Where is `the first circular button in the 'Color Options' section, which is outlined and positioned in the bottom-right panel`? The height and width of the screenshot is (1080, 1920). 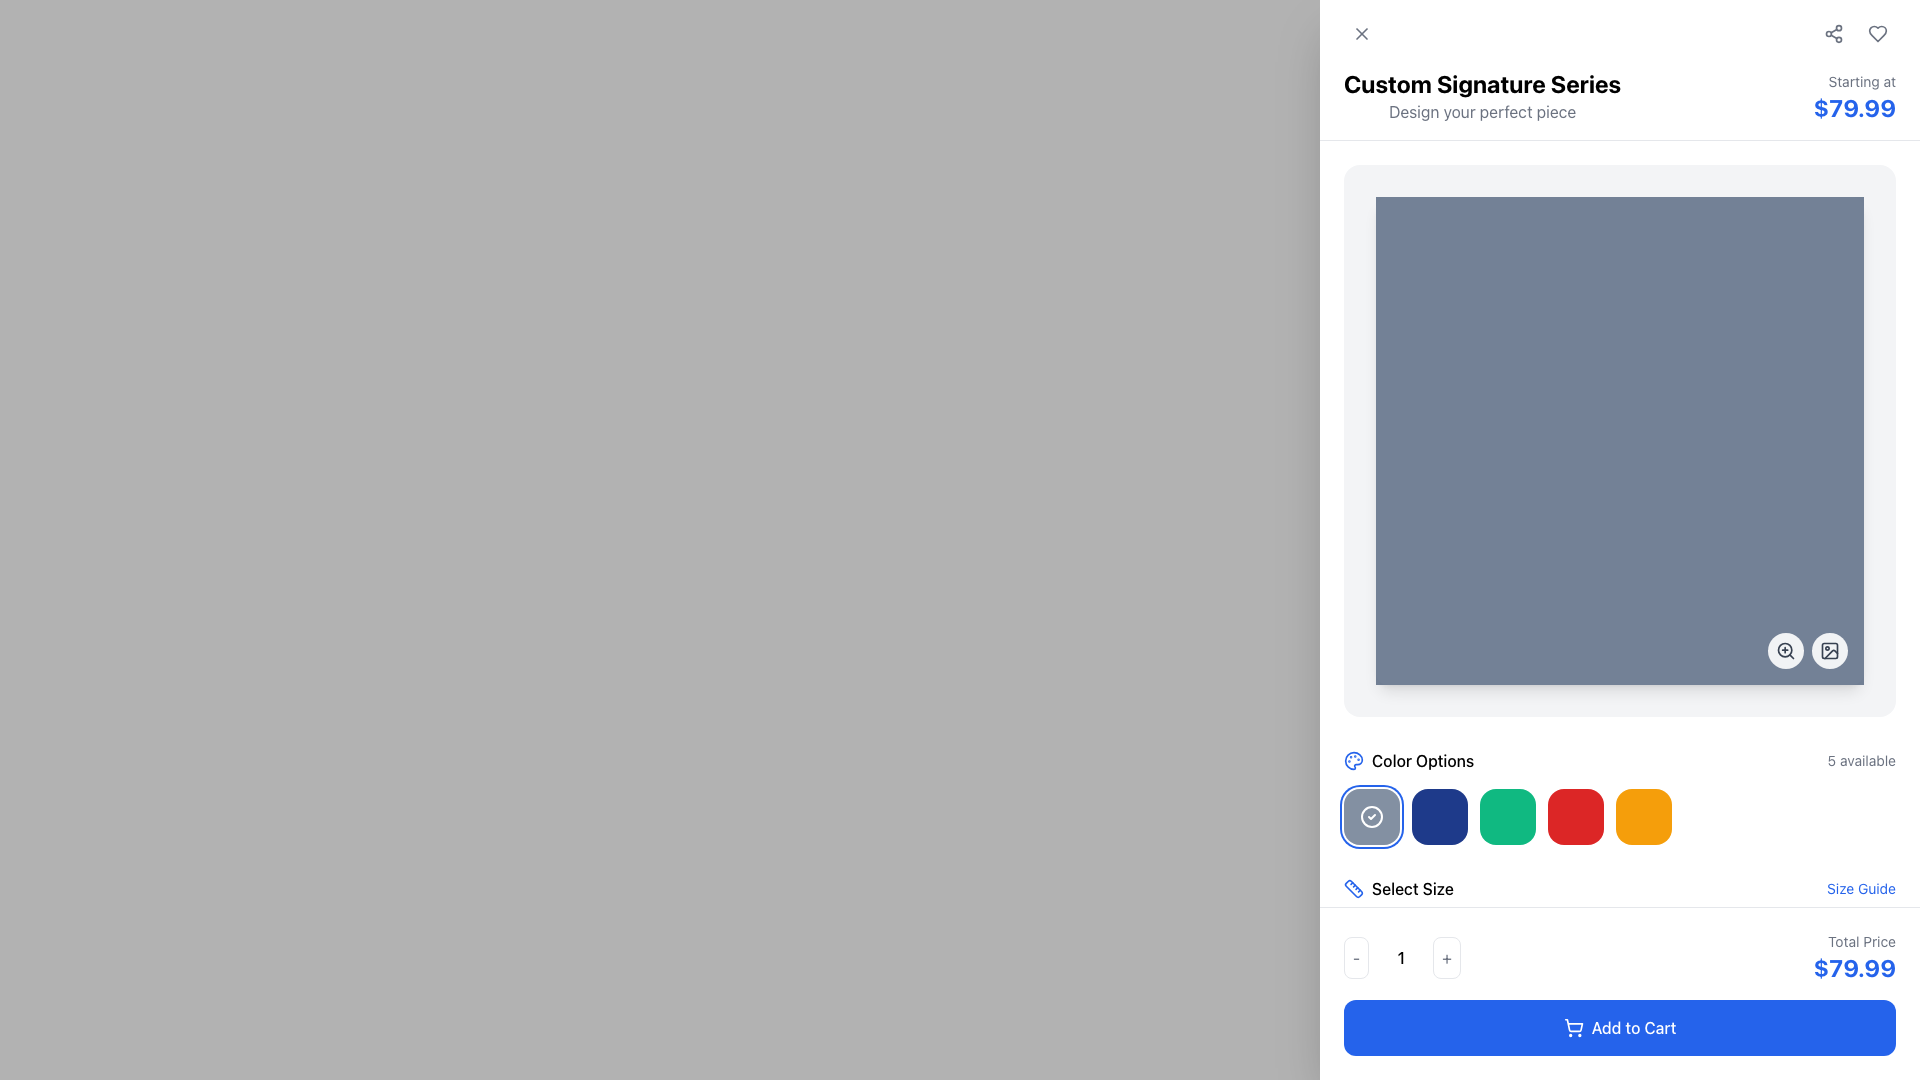 the first circular button in the 'Color Options' section, which is outlined and positioned in the bottom-right panel is located at coordinates (1371, 817).